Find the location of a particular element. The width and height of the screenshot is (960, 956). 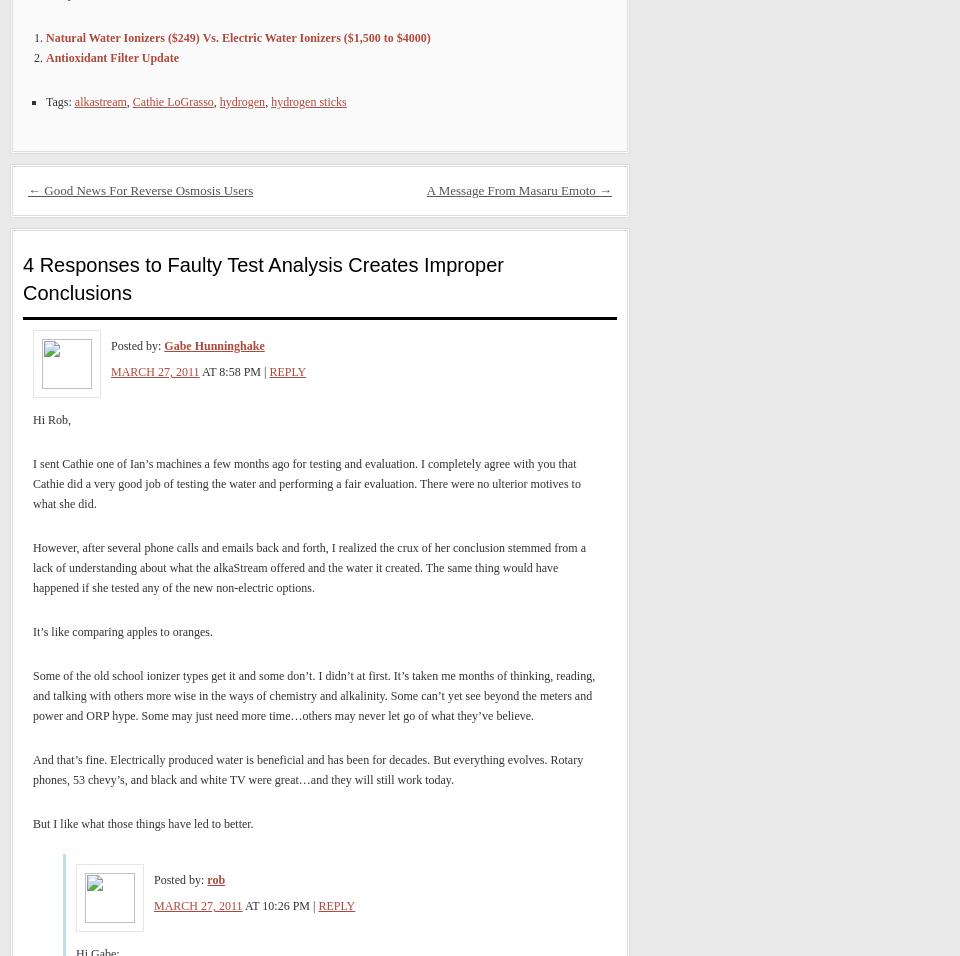

'And that’s fine.  Electrically produced water is beneficial and has been for decades.  But everything evolves.  Rotary phones, 53 chevy’s, and black and white TV were great…and they will still work today.' is located at coordinates (307, 768).